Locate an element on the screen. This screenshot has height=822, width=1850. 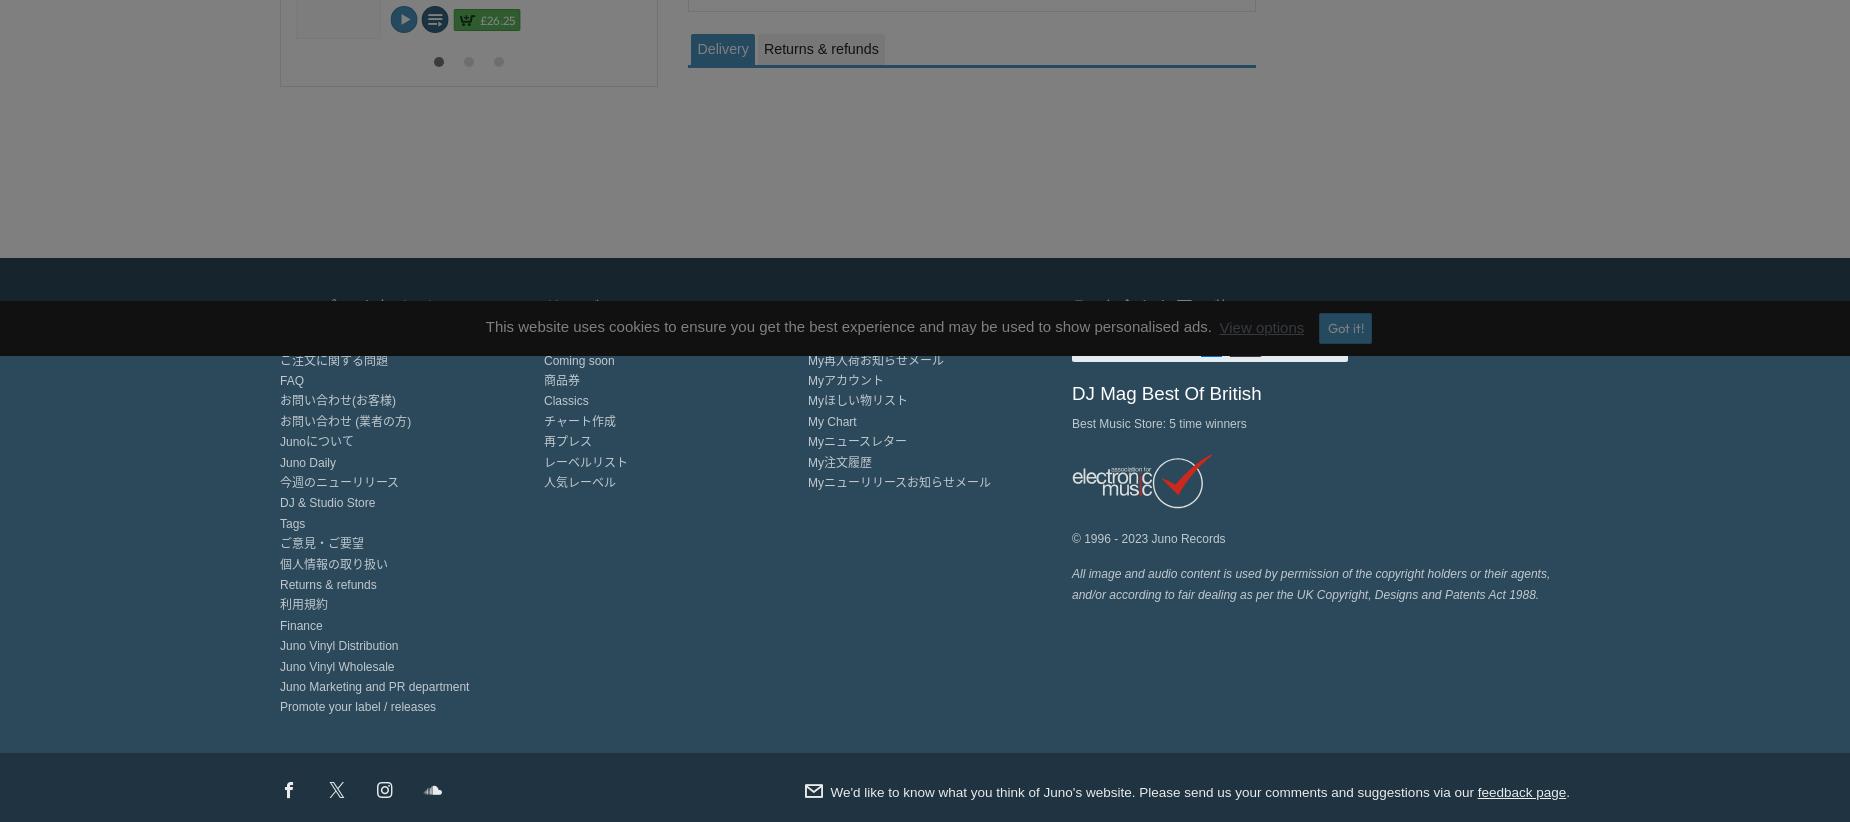
'お問い合わせ(お客様)' is located at coordinates (336, 400).